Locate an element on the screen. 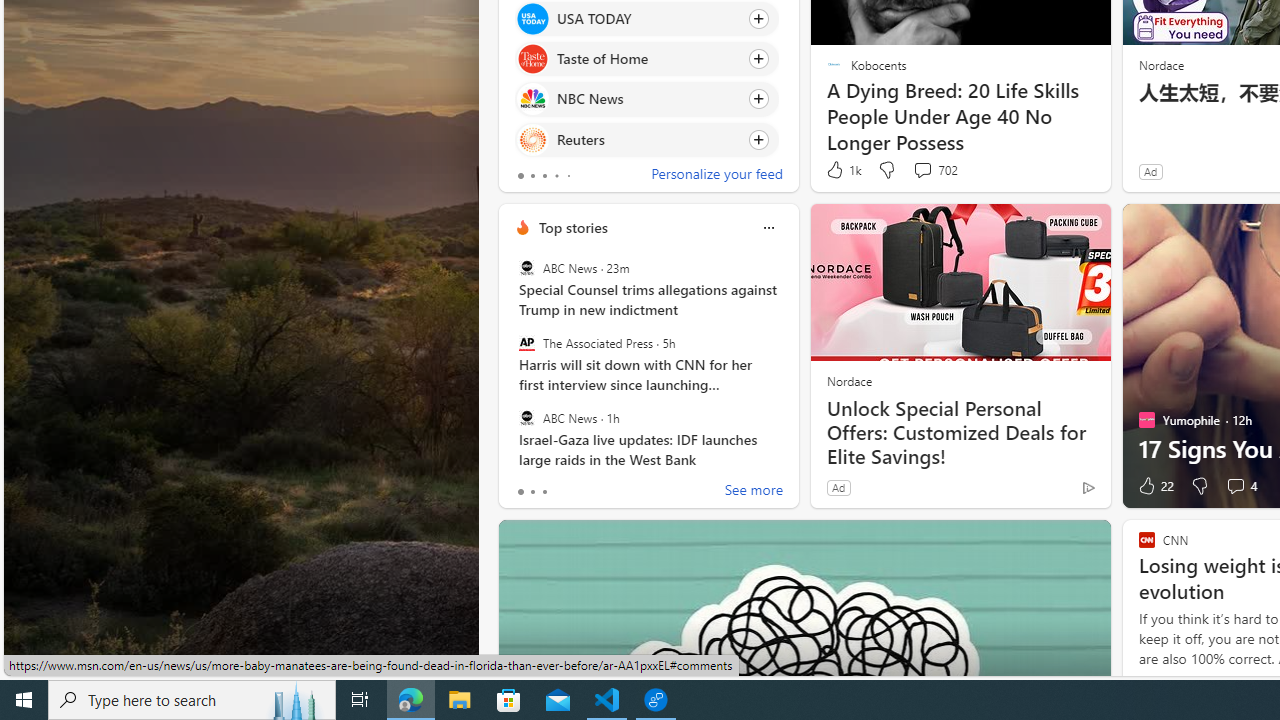  'Dislike' is located at coordinates (1200, 486).